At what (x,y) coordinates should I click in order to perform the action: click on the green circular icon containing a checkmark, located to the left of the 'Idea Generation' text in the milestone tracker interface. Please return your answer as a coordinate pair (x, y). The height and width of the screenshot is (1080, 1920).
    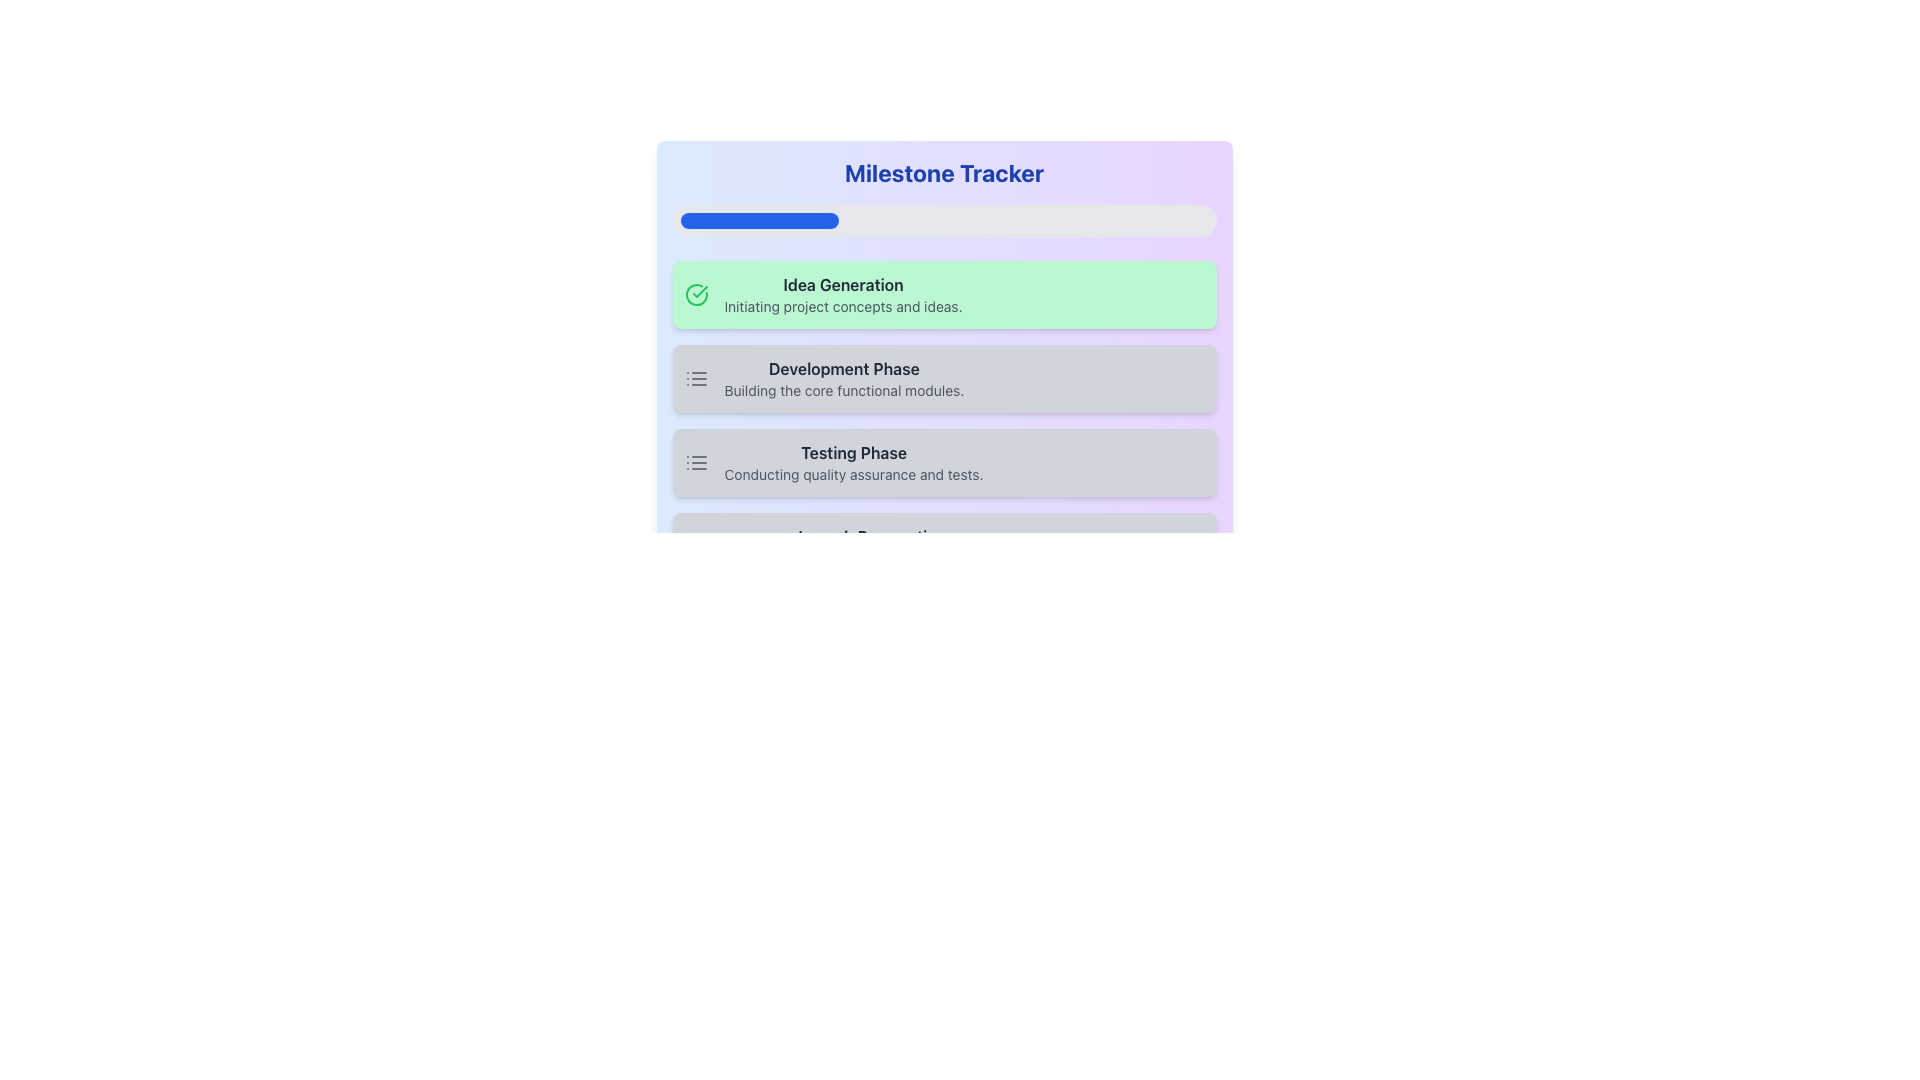
    Looking at the image, I should click on (696, 294).